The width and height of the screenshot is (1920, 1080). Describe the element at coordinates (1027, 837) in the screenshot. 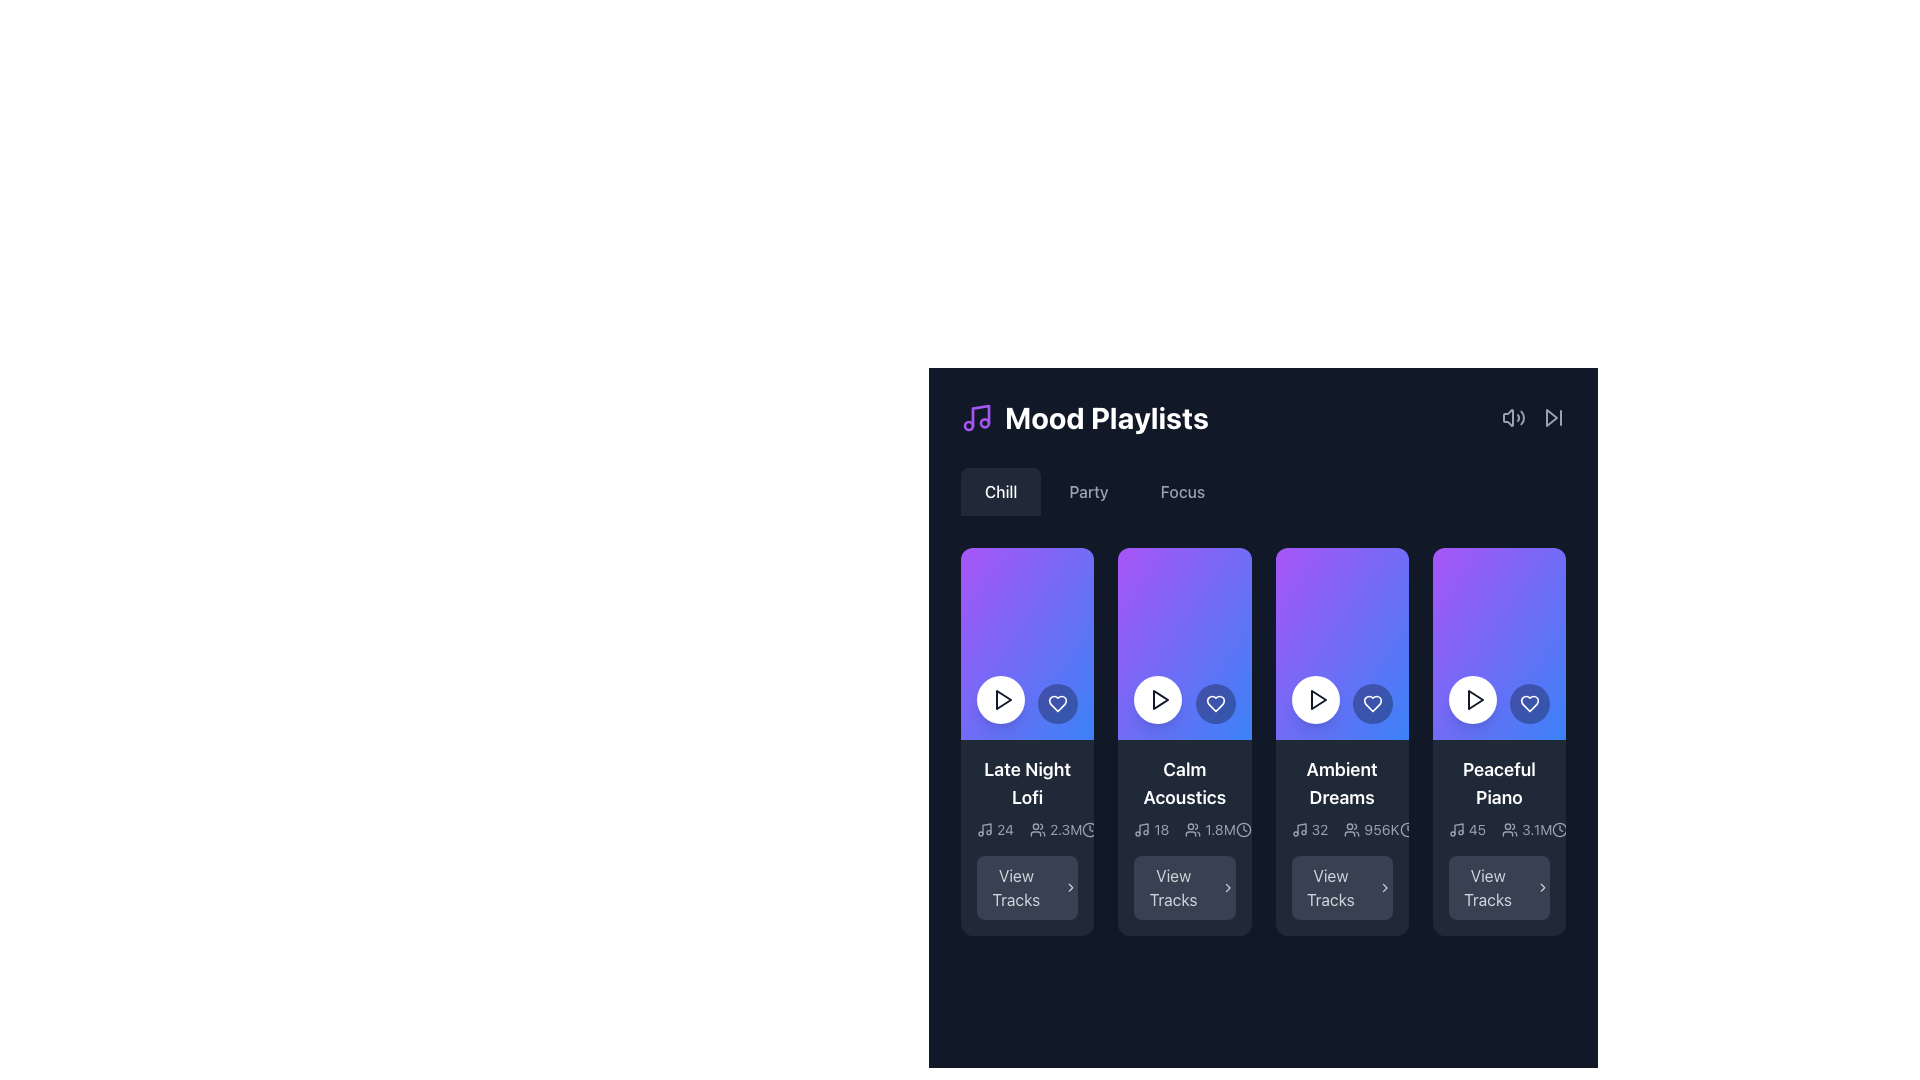

I see `the 'Late Night Lofi' playlist card located below the 'Chill' button in the 'Mood Playlists' section` at that location.